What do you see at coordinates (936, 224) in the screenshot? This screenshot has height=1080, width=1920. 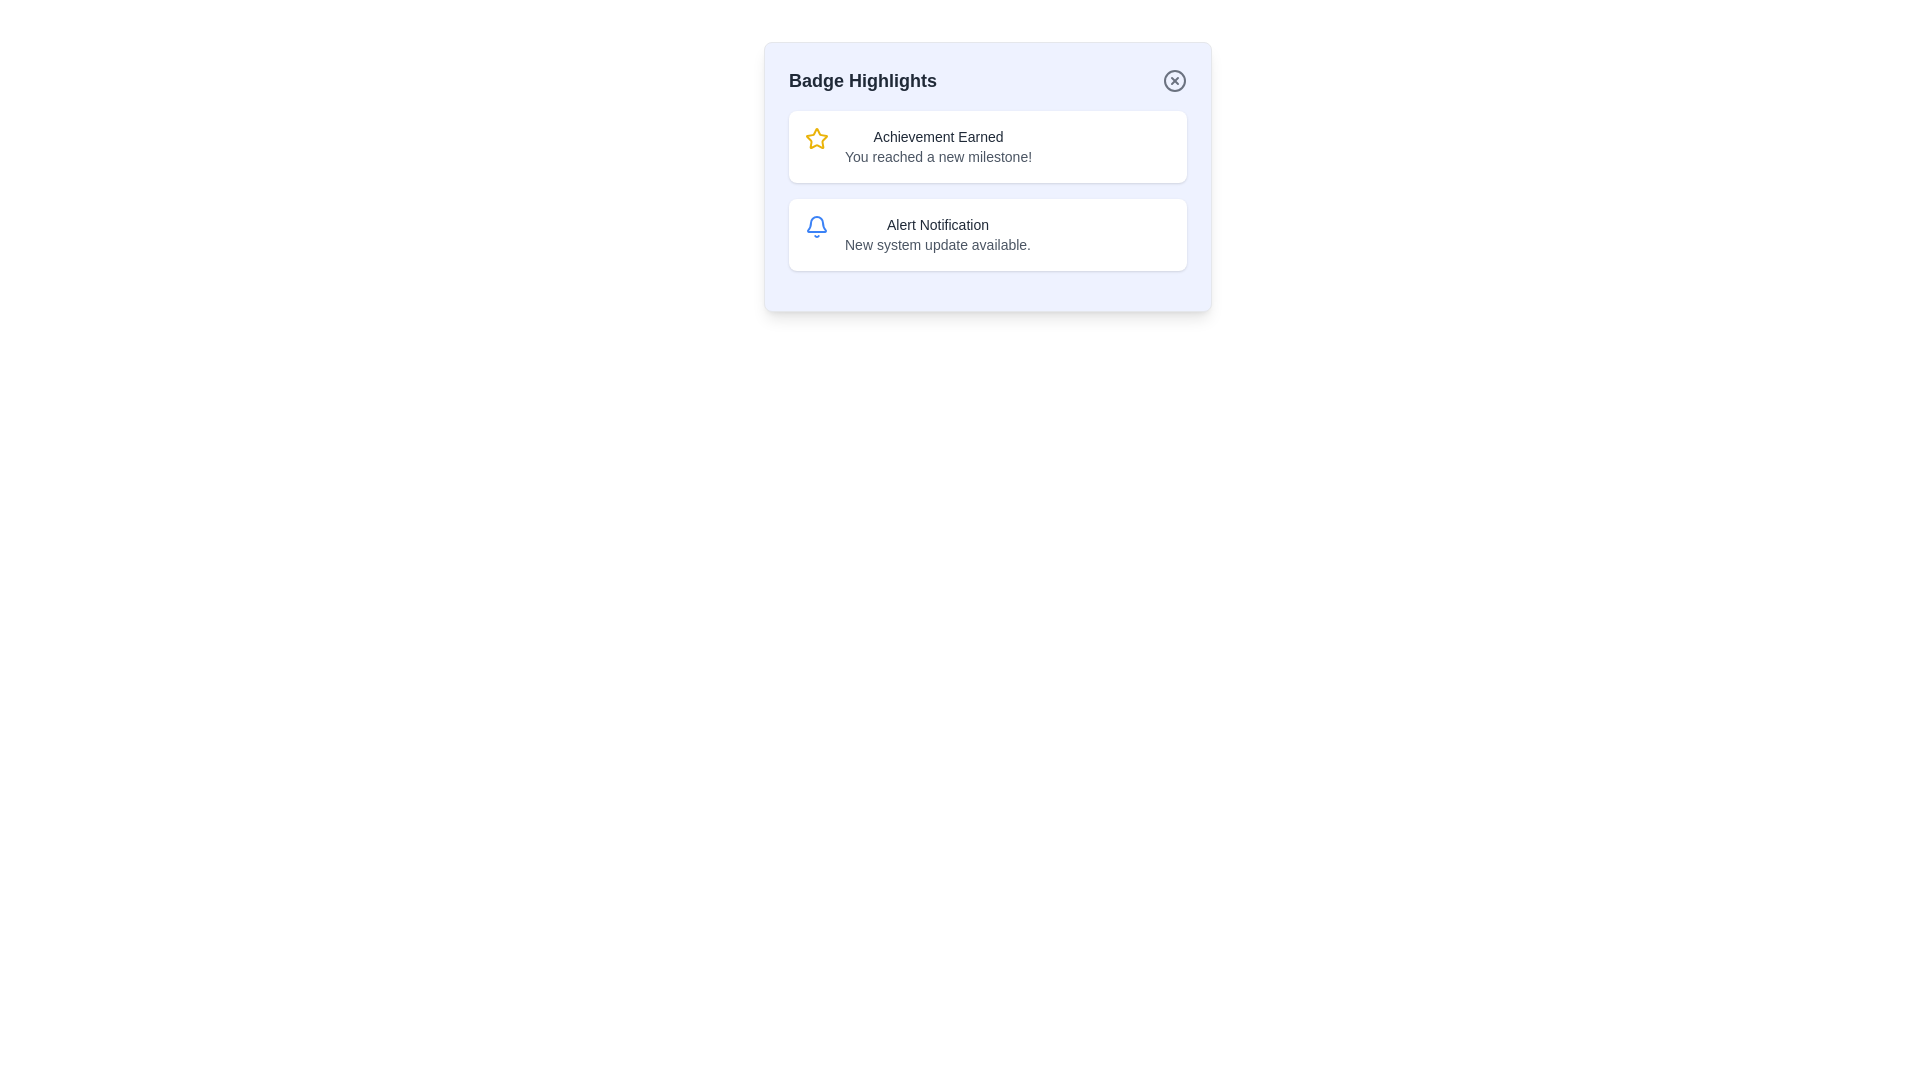 I see `text label located in the second row of the 'Badge Highlights' section, positioned above the sibling element that reads 'New system update available.'` at bounding box center [936, 224].